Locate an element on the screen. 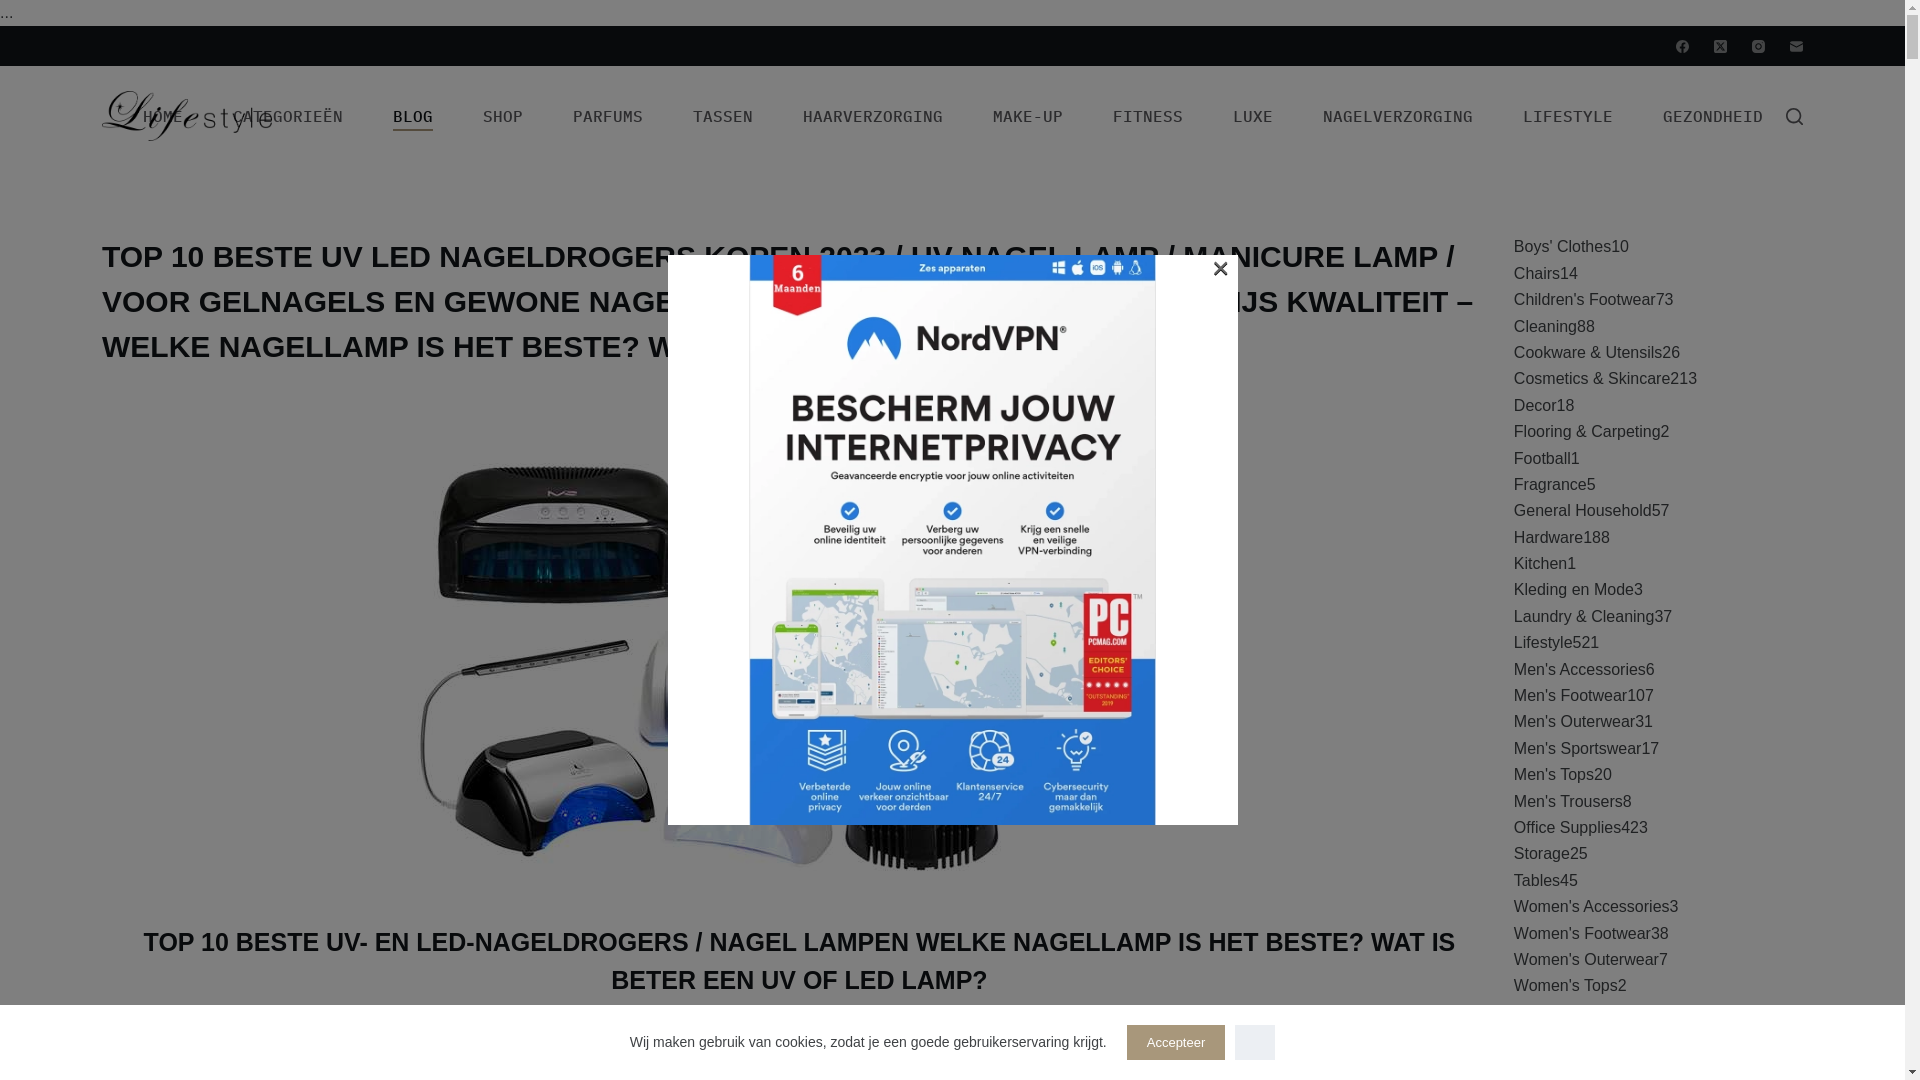 Image resolution: width=1920 pixels, height=1080 pixels. 'Men's Footwear' is located at coordinates (1569, 694).